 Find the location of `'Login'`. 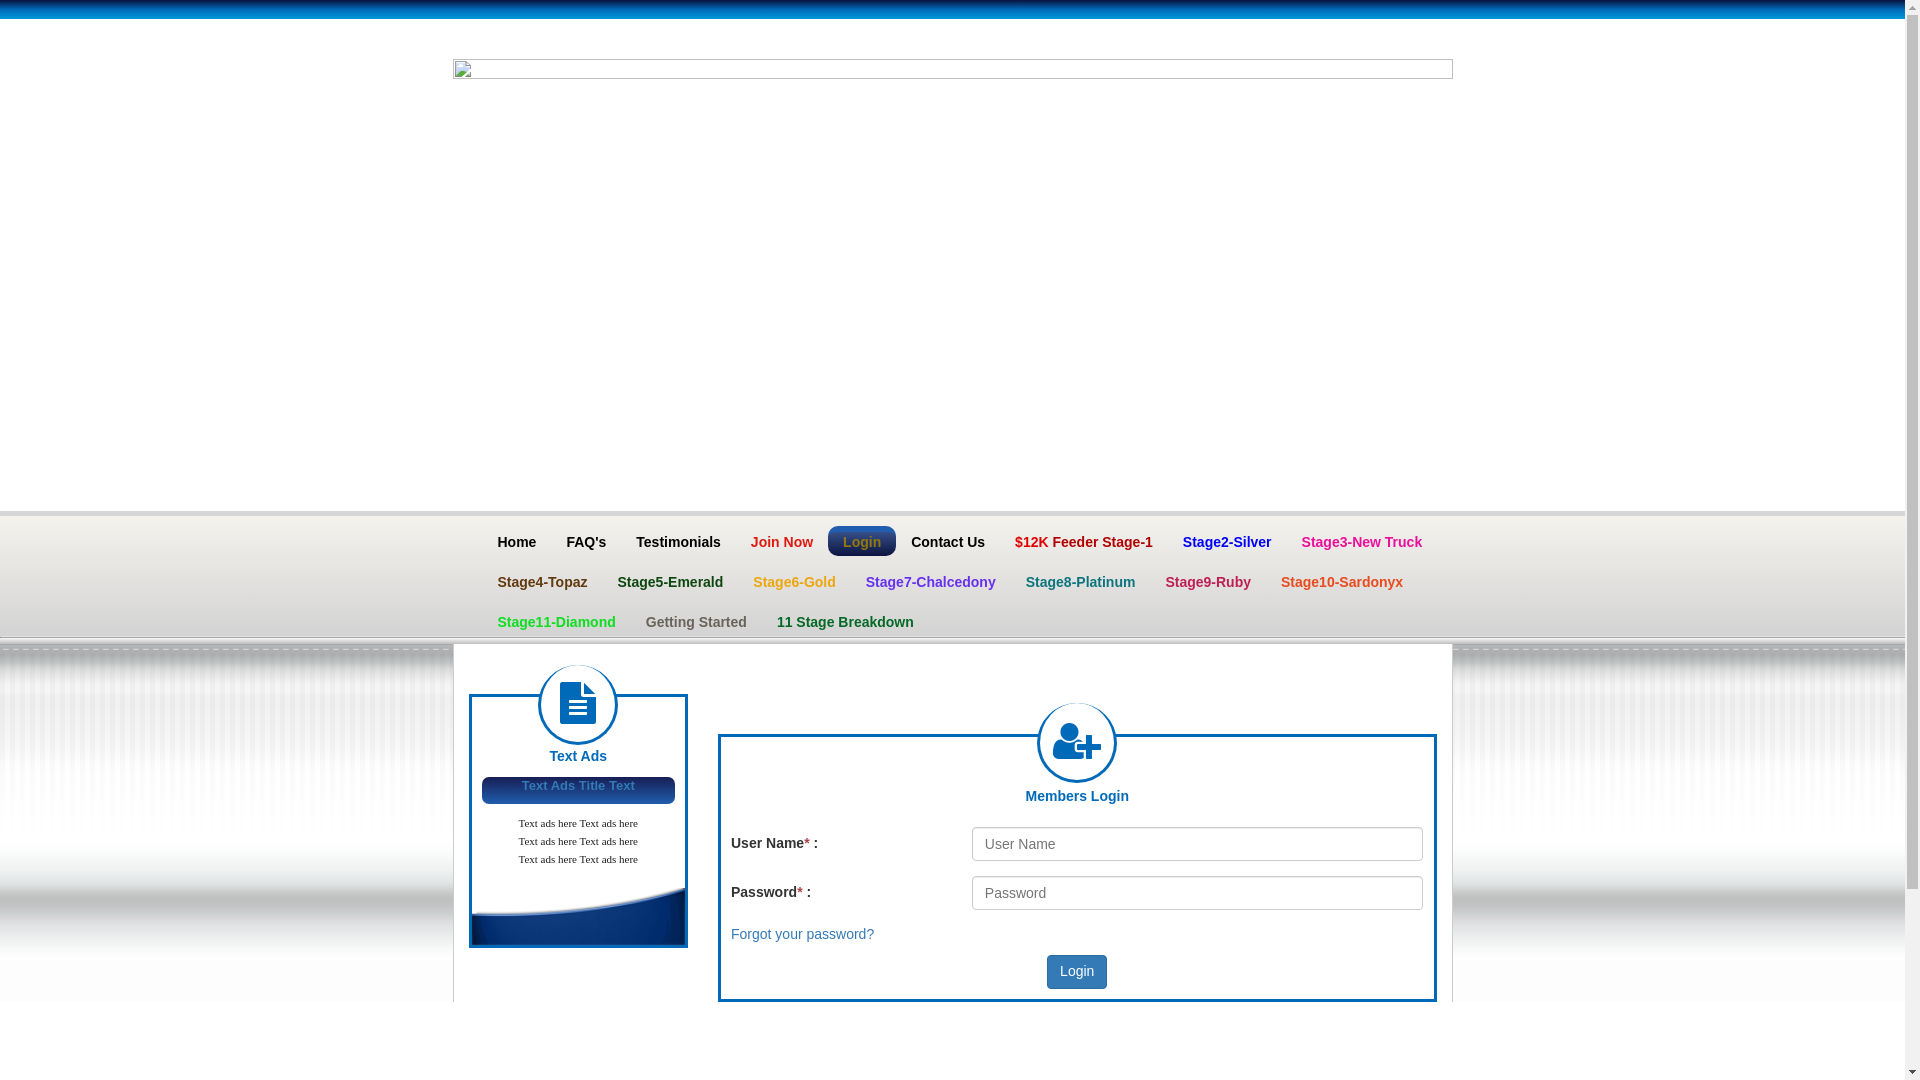

'Login' is located at coordinates (1045, 971).